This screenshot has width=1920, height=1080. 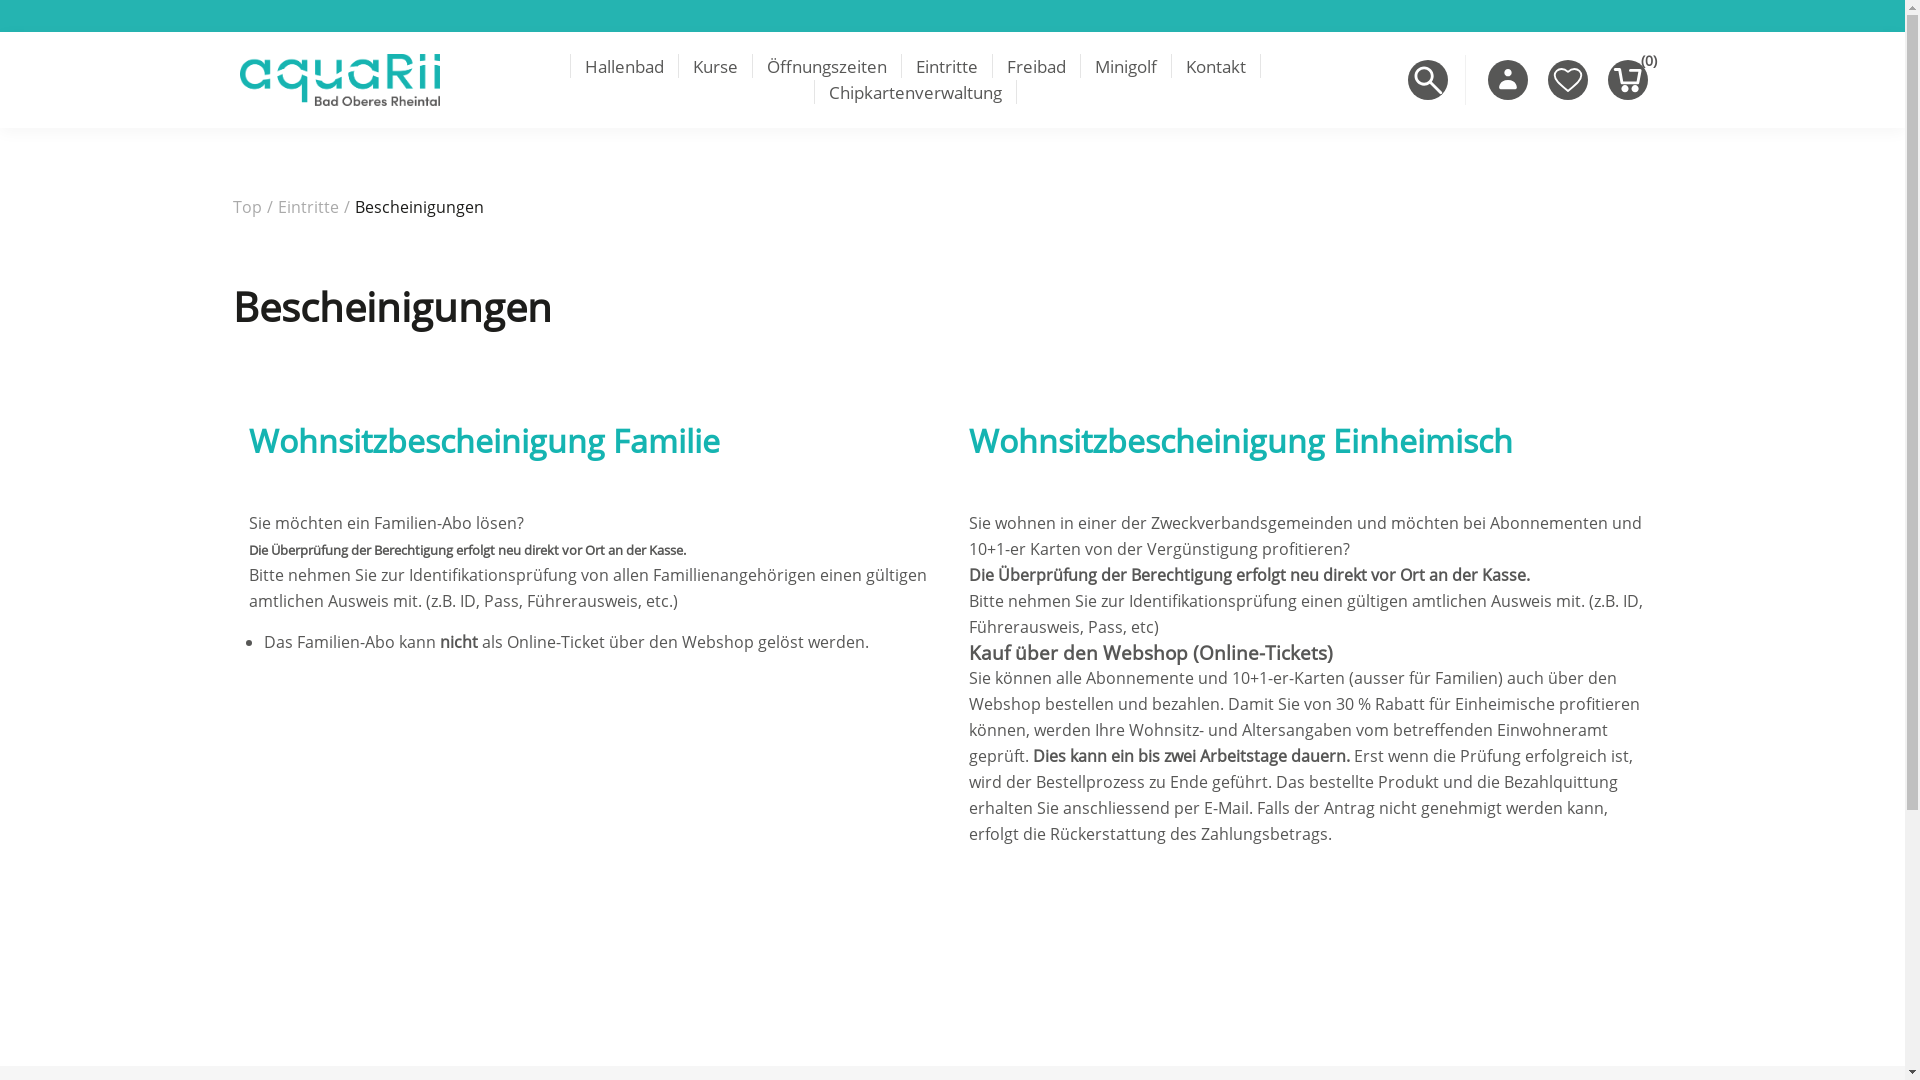 What do you see at coordinates (992, 65) in the screenshot?
I see `'Freibad'` at bounding box center [992, 65].